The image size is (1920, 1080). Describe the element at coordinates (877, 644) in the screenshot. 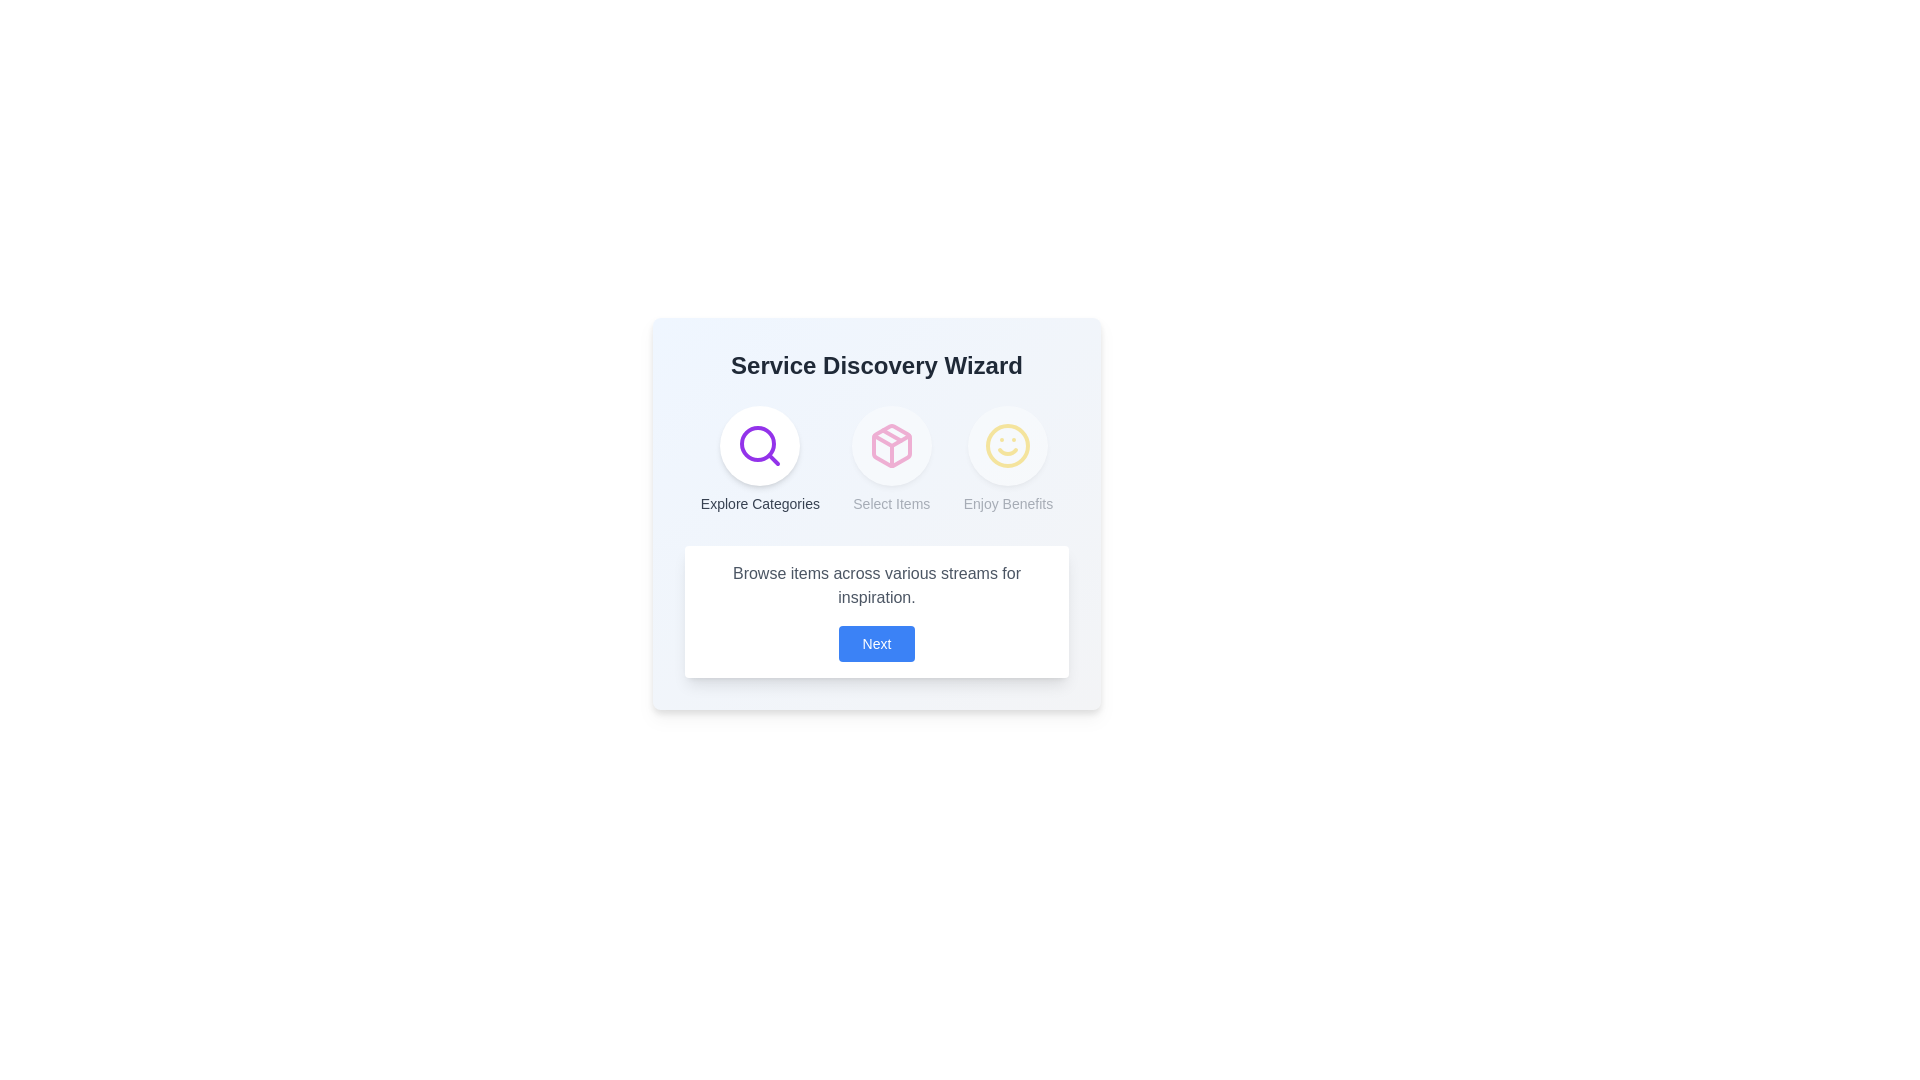

I see `the 'Next' button to proceed to the next step` at that location.